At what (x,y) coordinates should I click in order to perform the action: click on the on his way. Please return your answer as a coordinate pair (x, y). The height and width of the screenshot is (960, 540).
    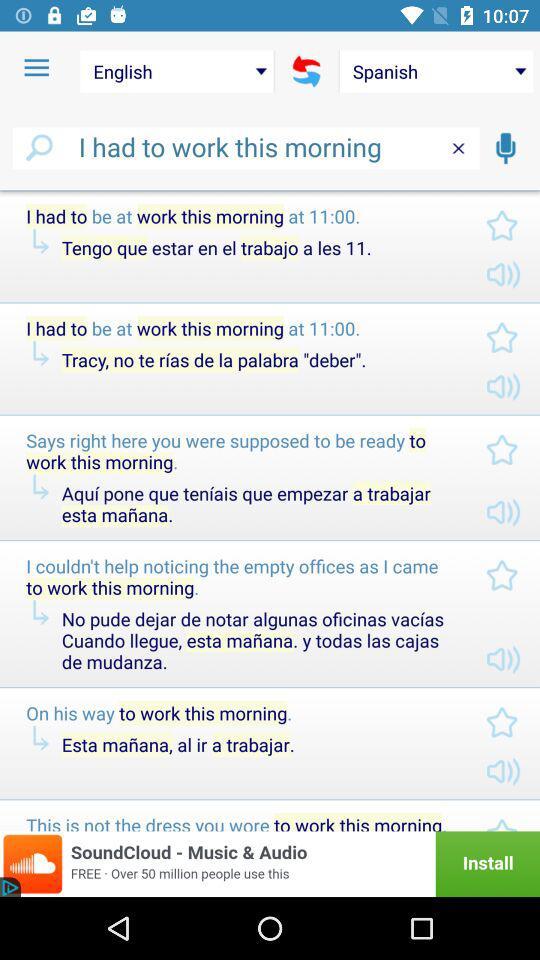
    Looking at the image, I should click on (239, 713).